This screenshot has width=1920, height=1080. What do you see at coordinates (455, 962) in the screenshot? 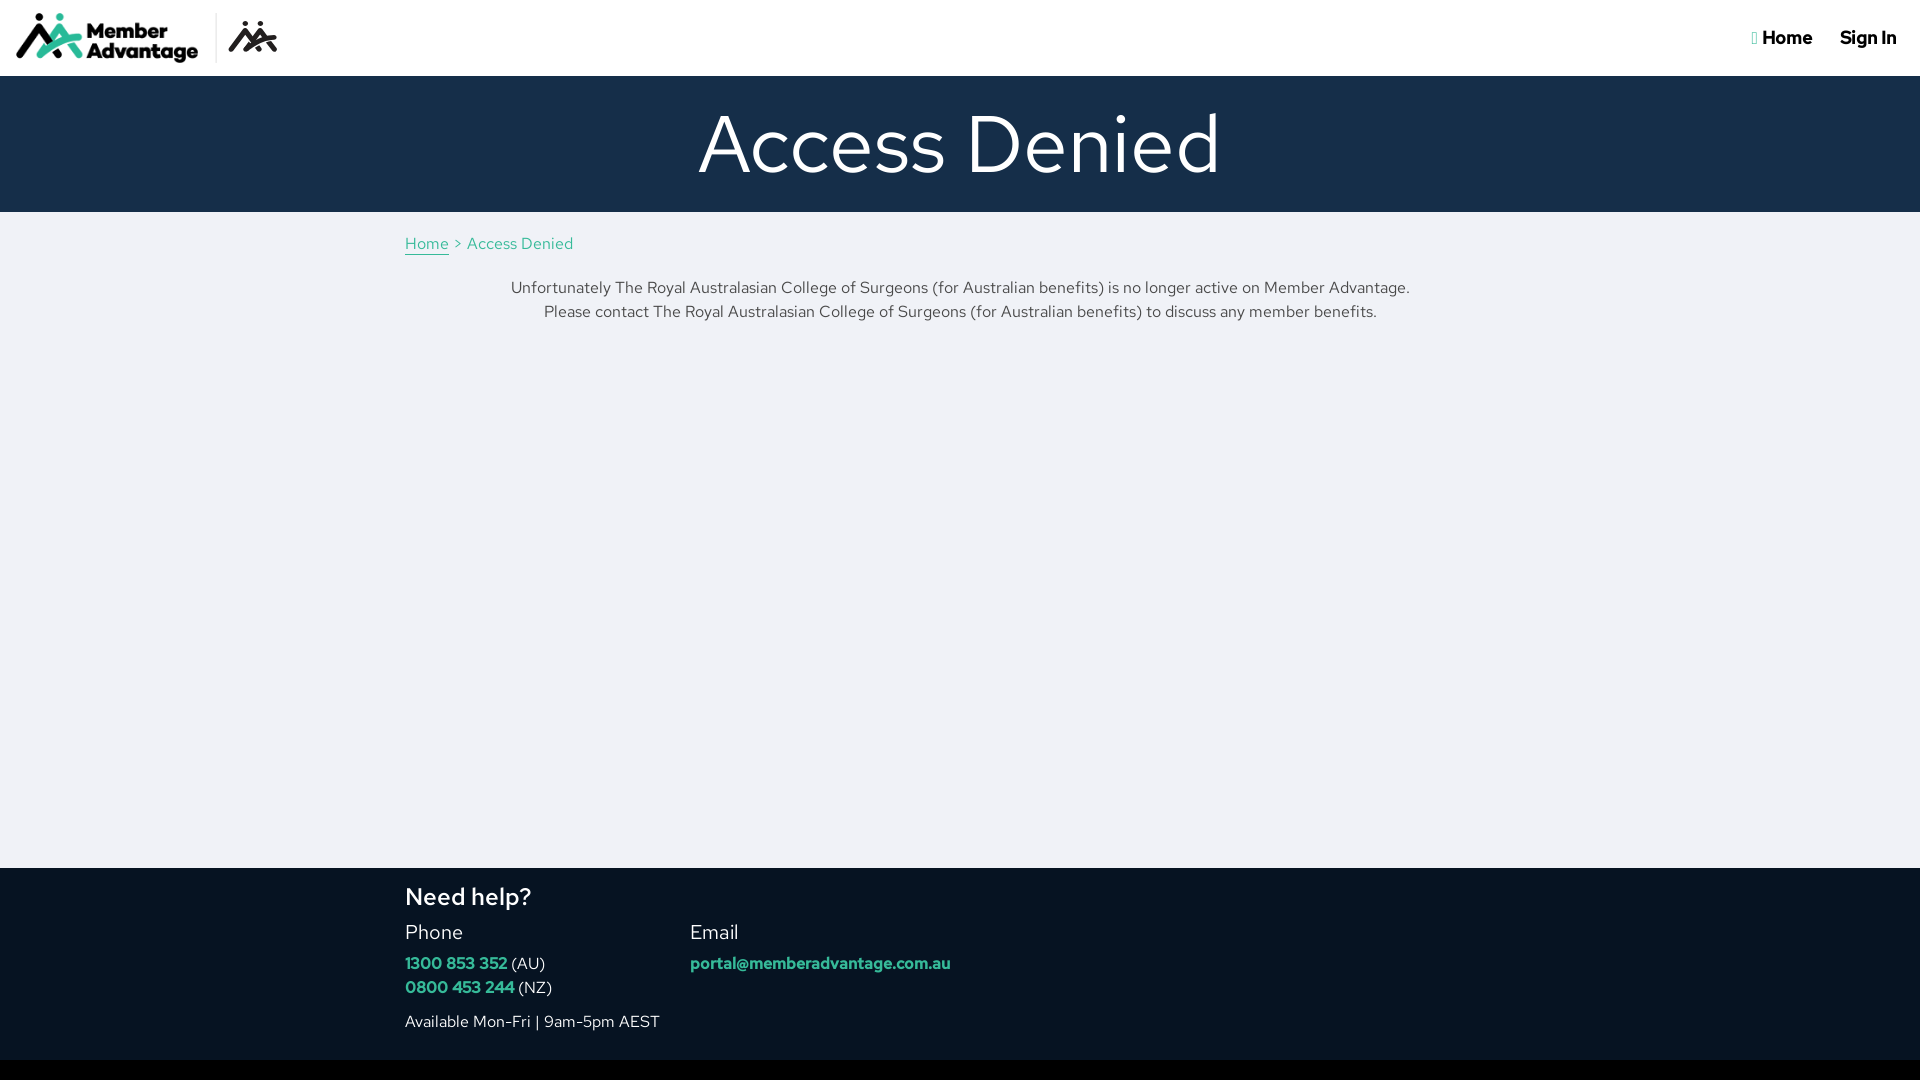
I see `'1300 853 352'` at bounding box center [455, 962].